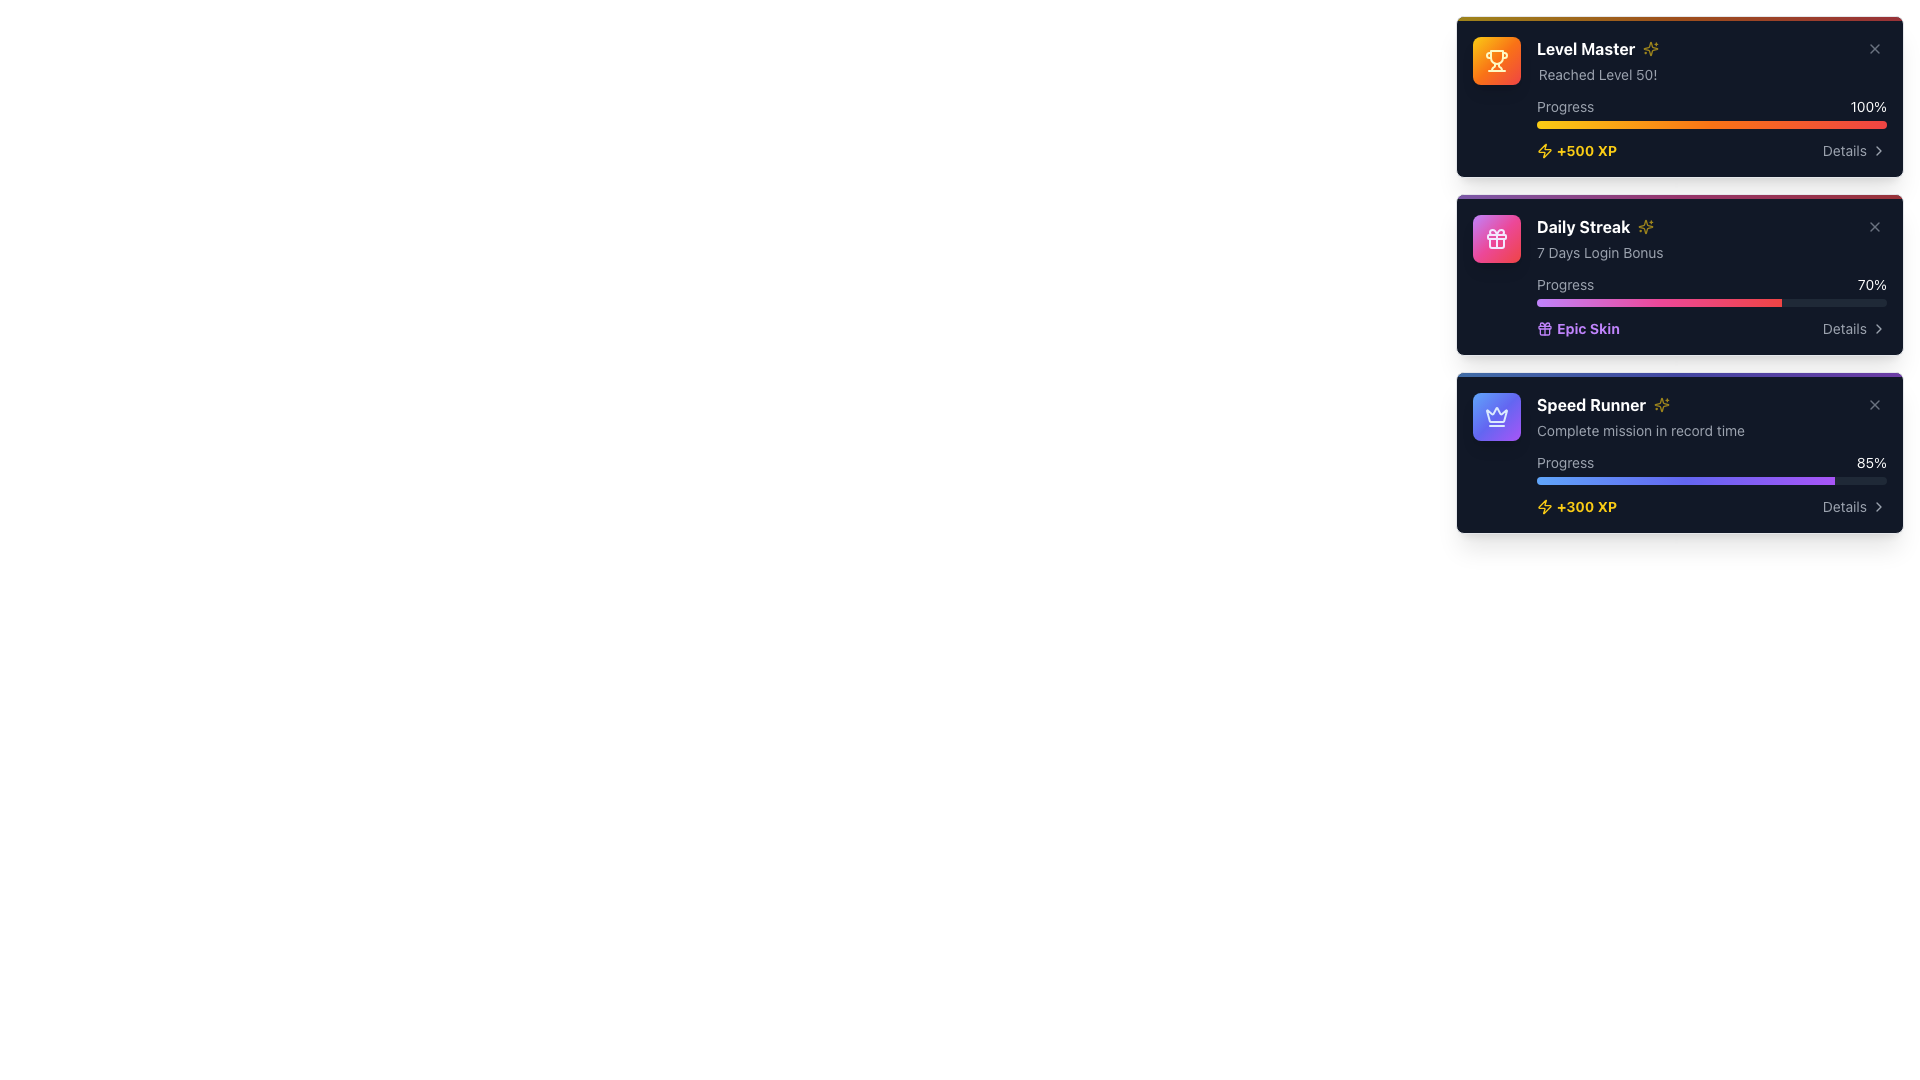  Describe the element at coordinates (1600, 238) in the screenshot. I see `the static information text element displaying 'Daily Streak' with the accompanying yellow sparkle icon, located between 'Level Master' and 'Speed Runner'` at that location.